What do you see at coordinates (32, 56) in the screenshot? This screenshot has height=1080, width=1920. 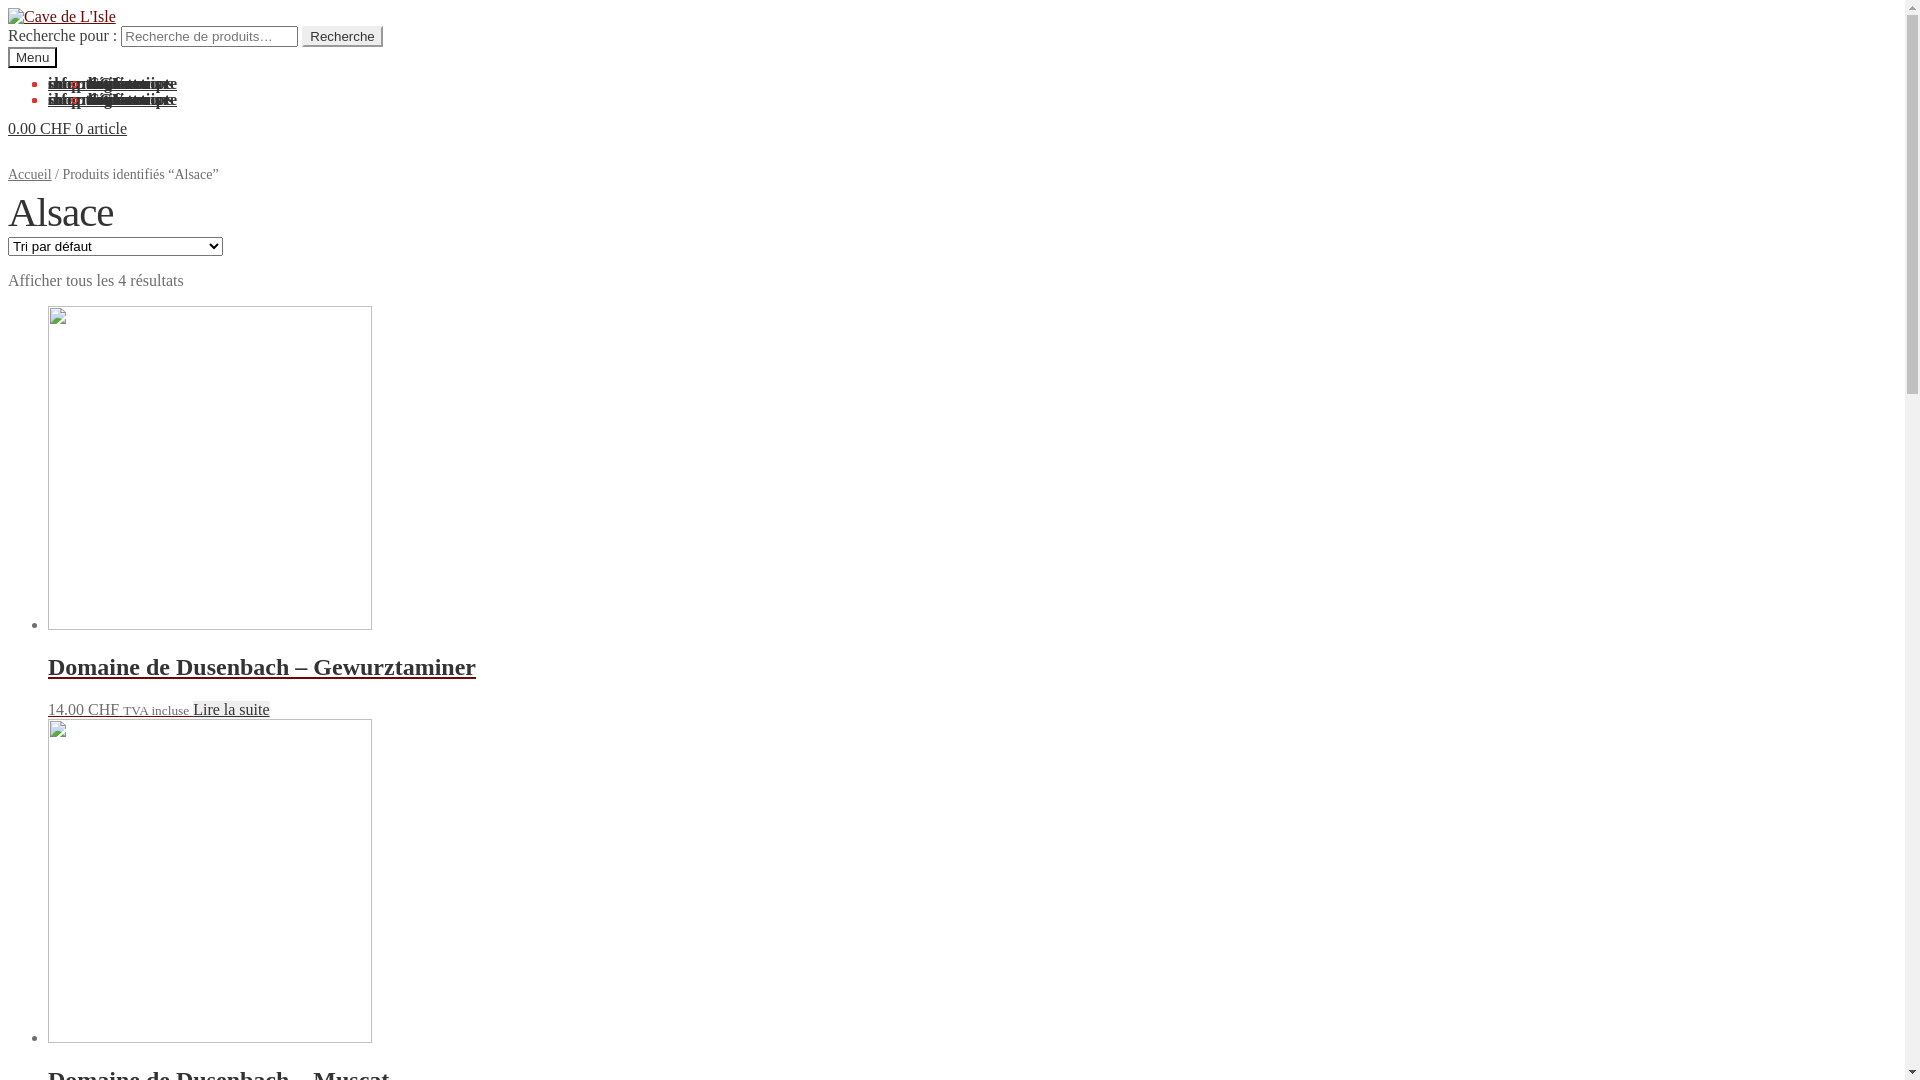 I see `'Menu'` at bounding box center [32, 56].